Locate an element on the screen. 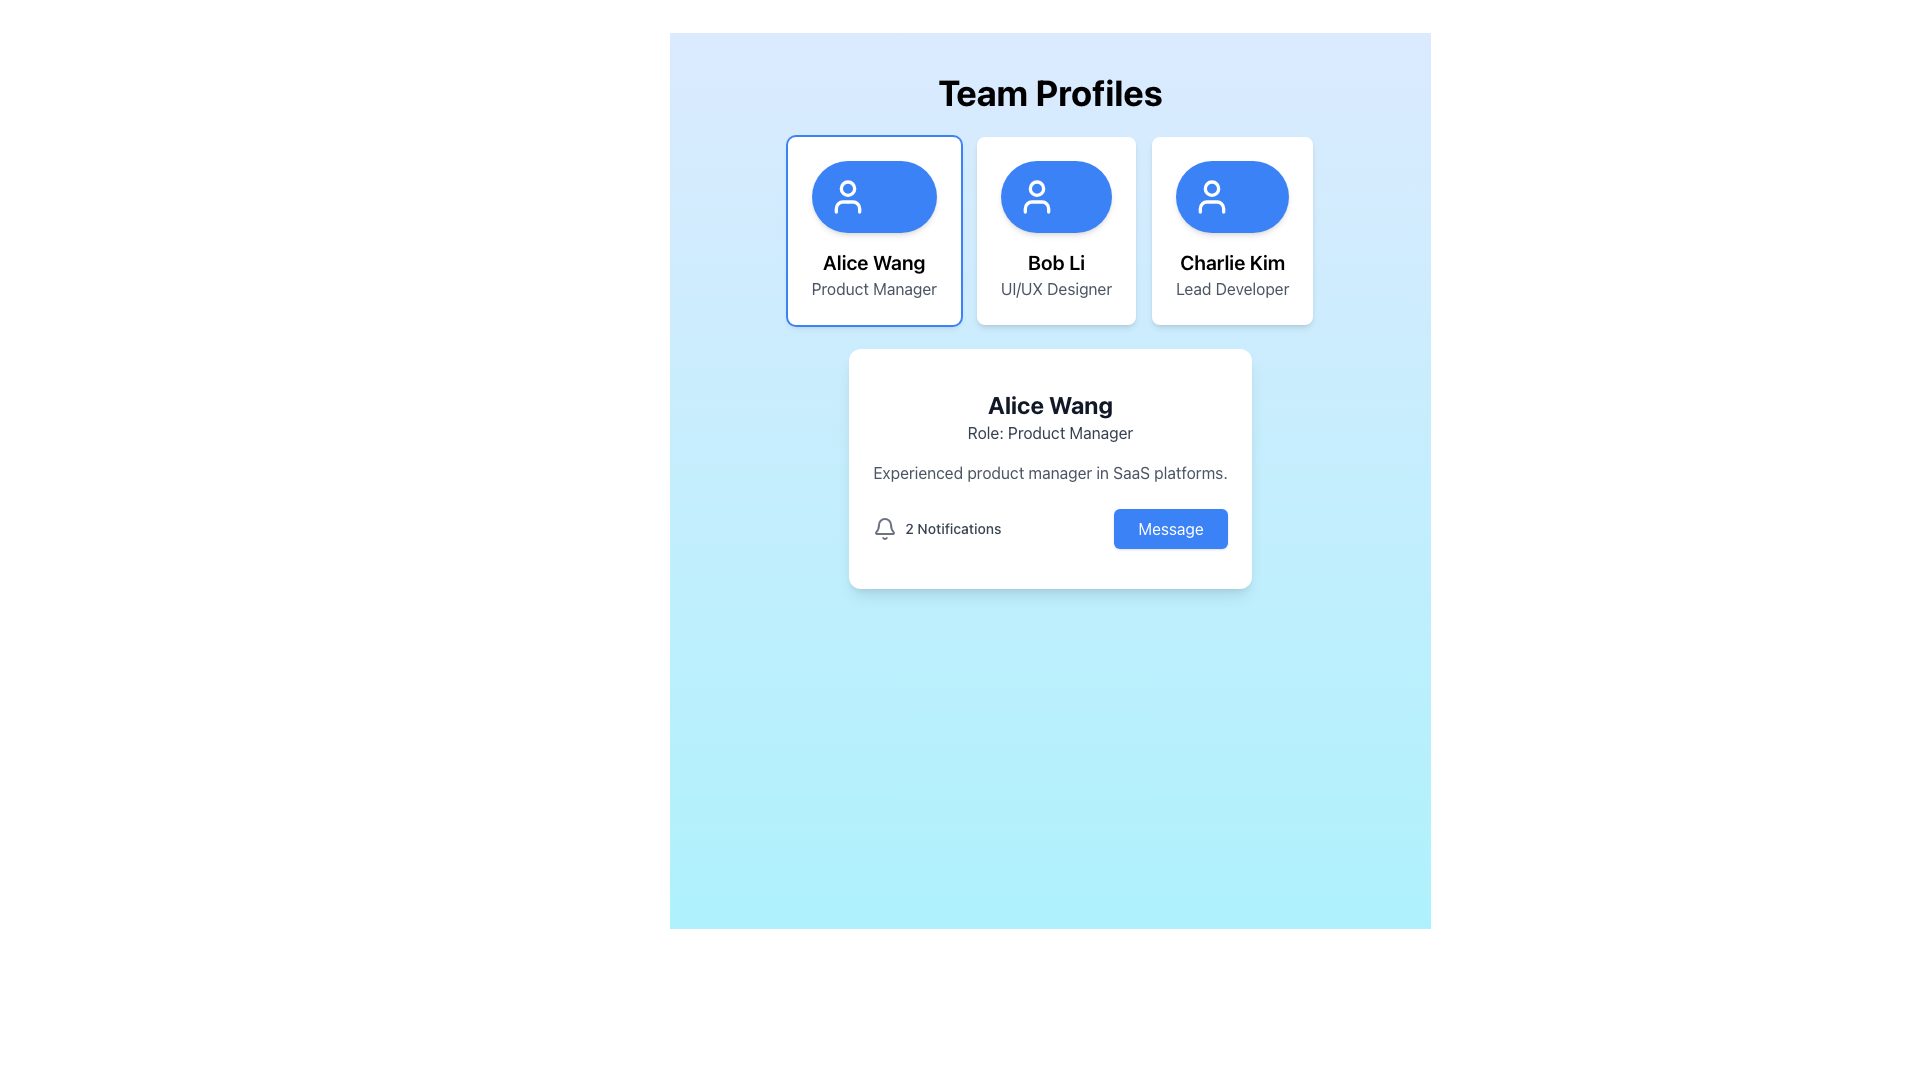 This screenshot has width=1920, height=1080. the user icon representing 'Bob Li', which is a white line drawing of a person against a blue circular background is located at coordinates (1036, 196).